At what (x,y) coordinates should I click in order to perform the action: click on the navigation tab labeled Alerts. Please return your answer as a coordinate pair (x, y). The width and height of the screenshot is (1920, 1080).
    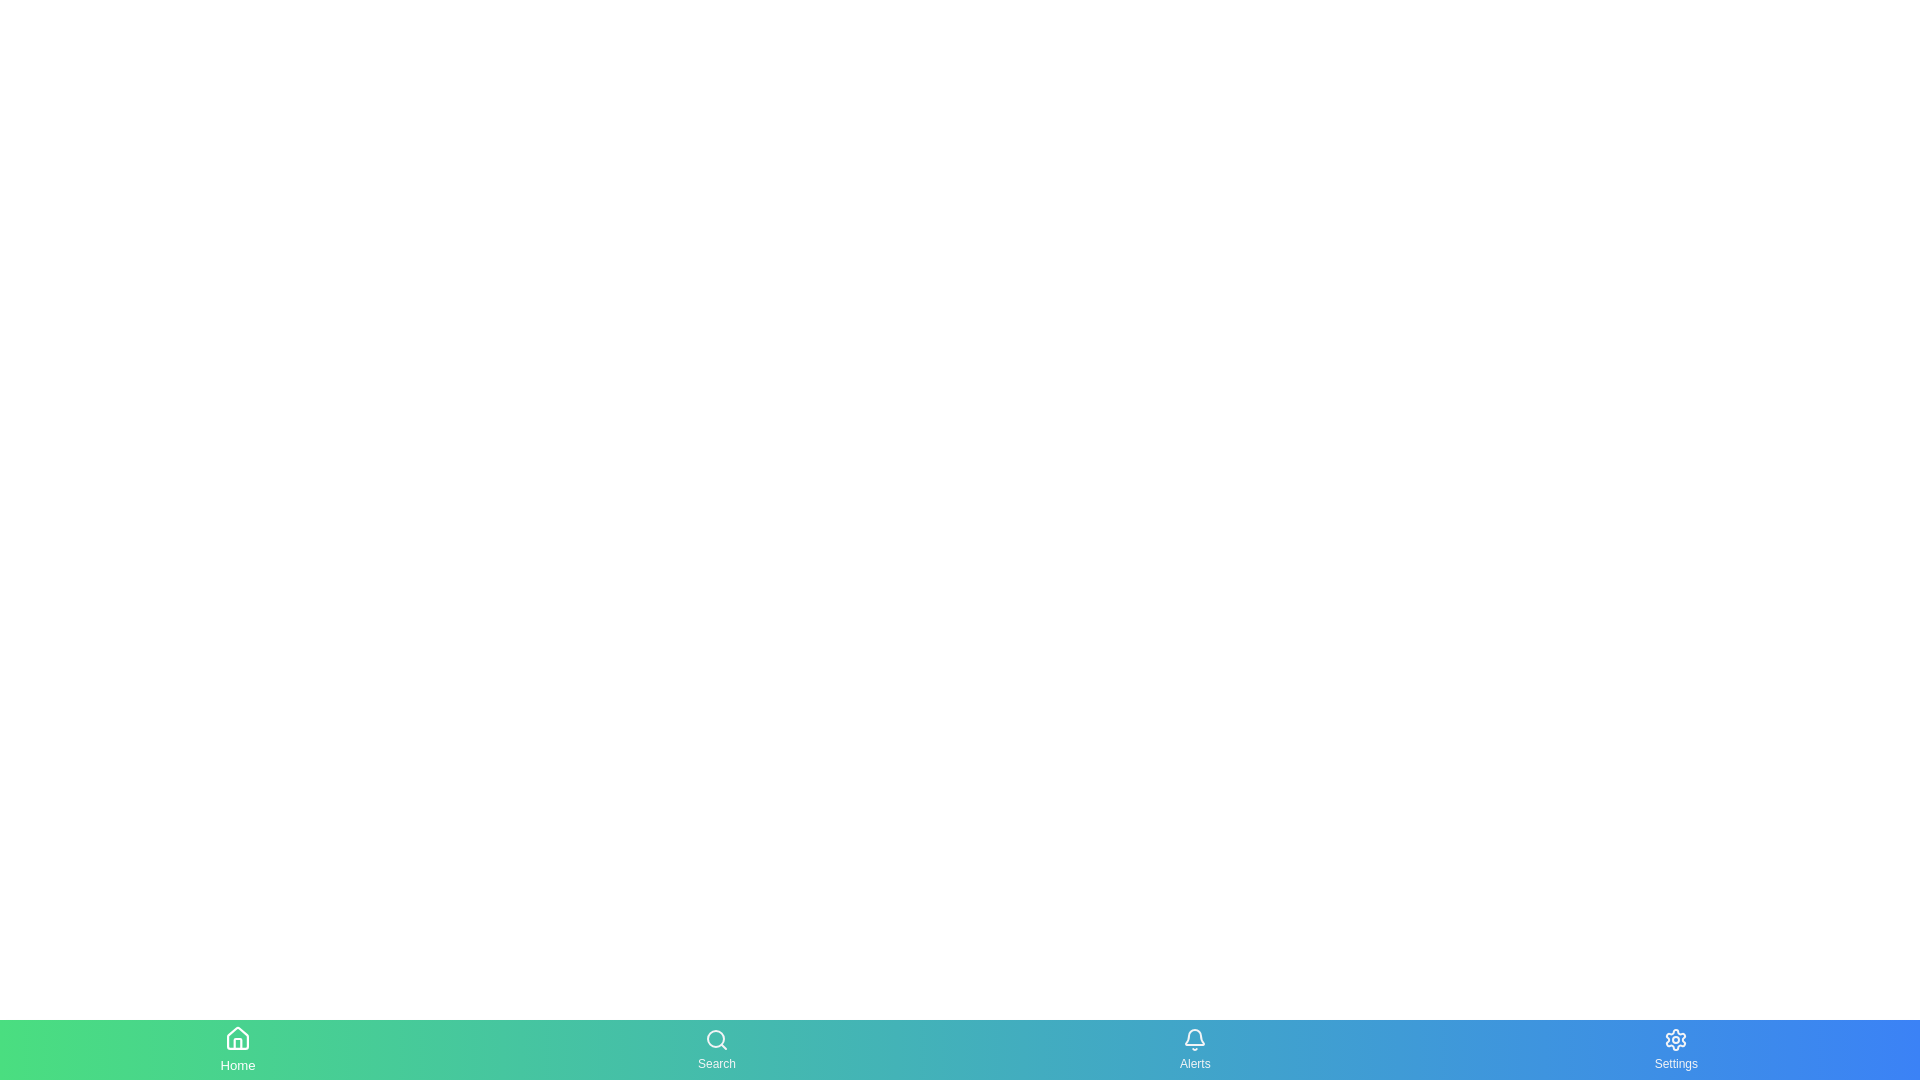
    Looking at the image, I should click on (1195, 1048).